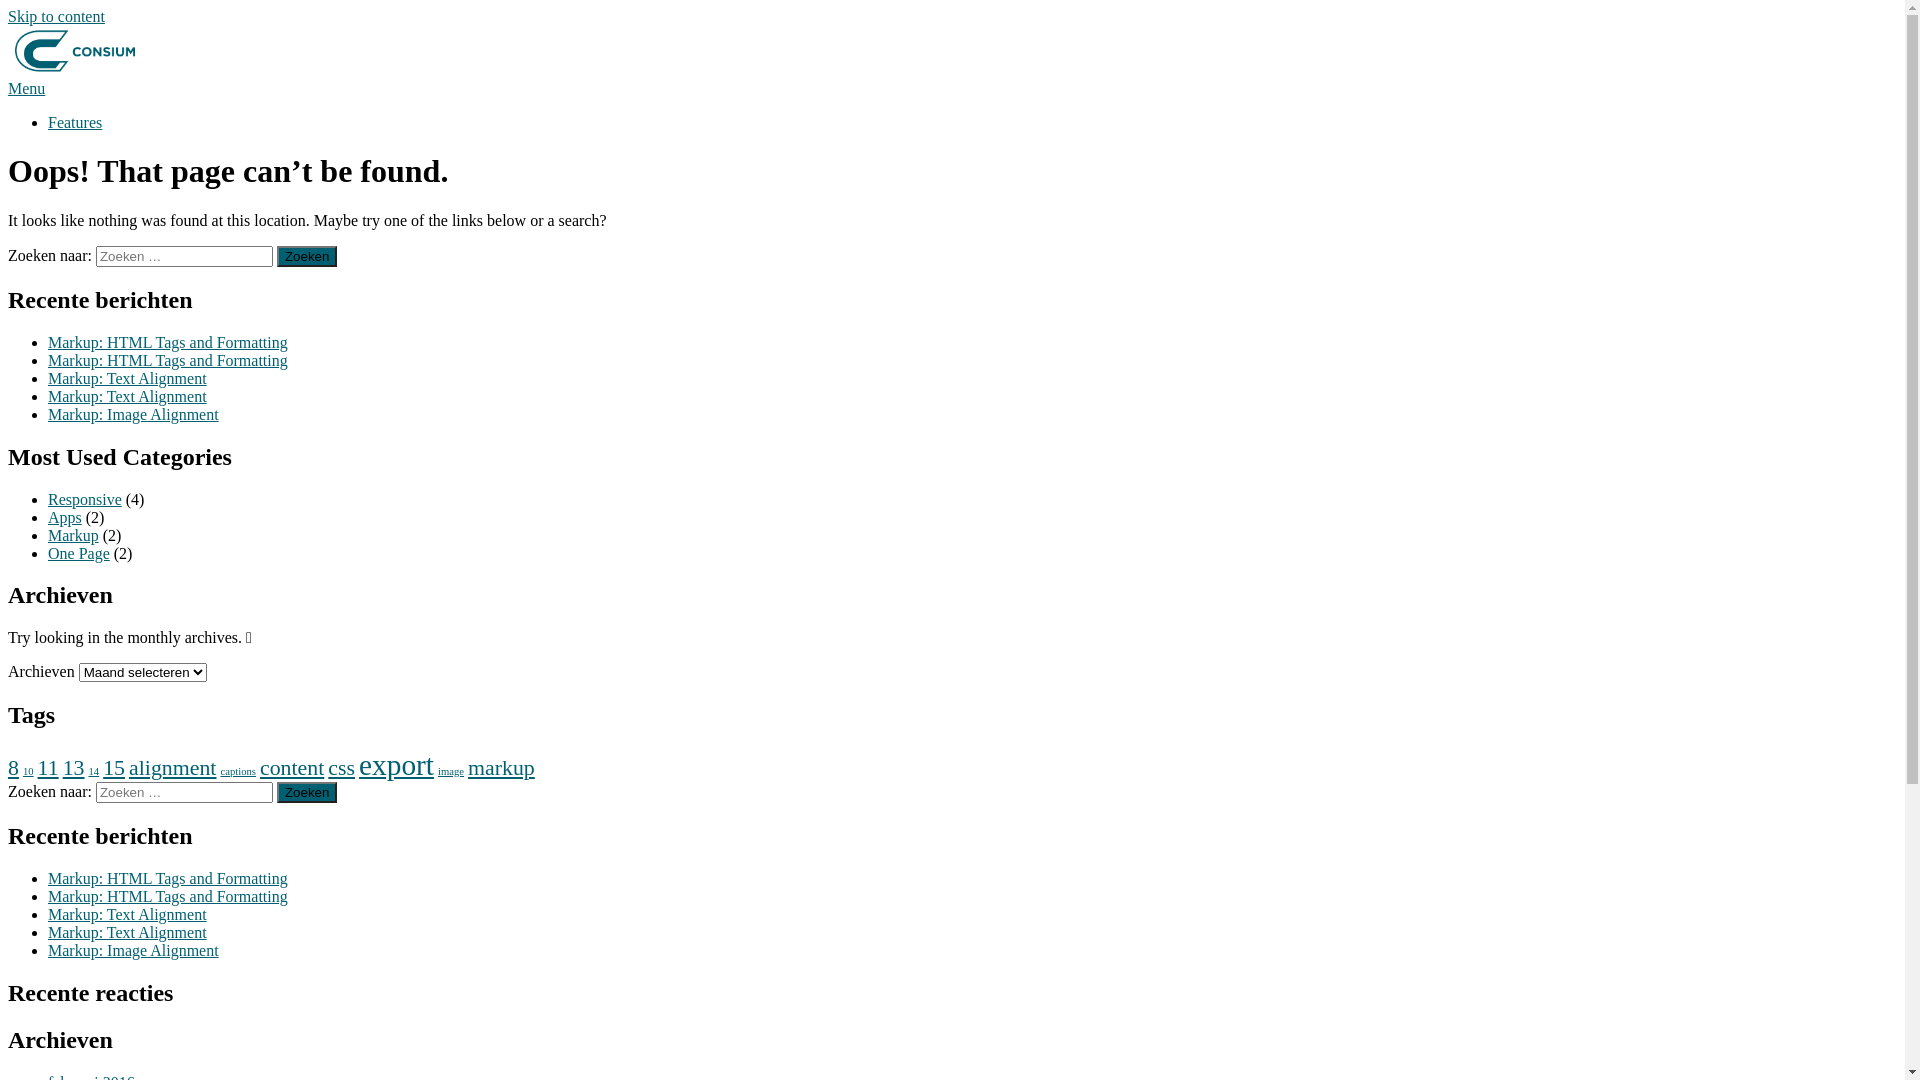  I want to click on '11', so click(48, 766).